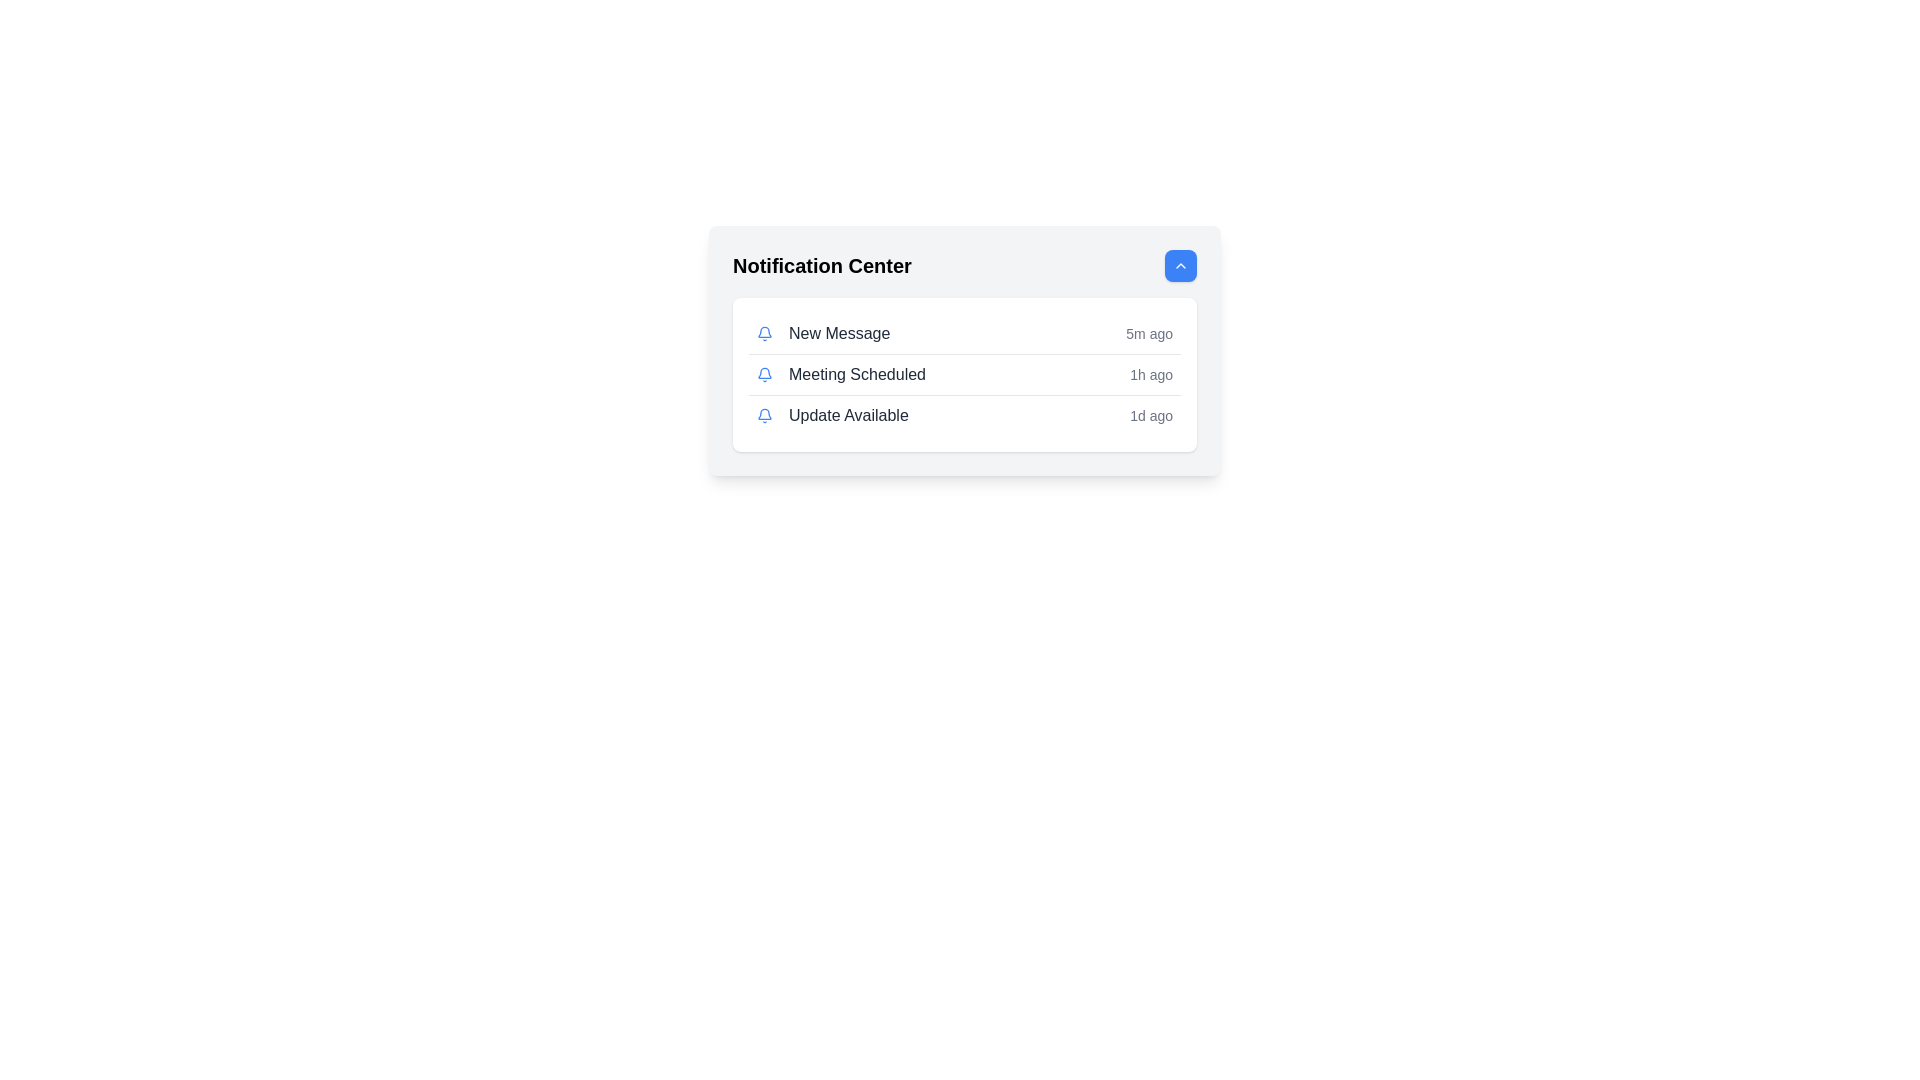 The width and height of the screenshot is (1920, 1080). I want to click on the content of the timestamp displayed in the text label located in the 'Meeting Scheduled' row at the far-right side of the interface, so click(1151, 374).